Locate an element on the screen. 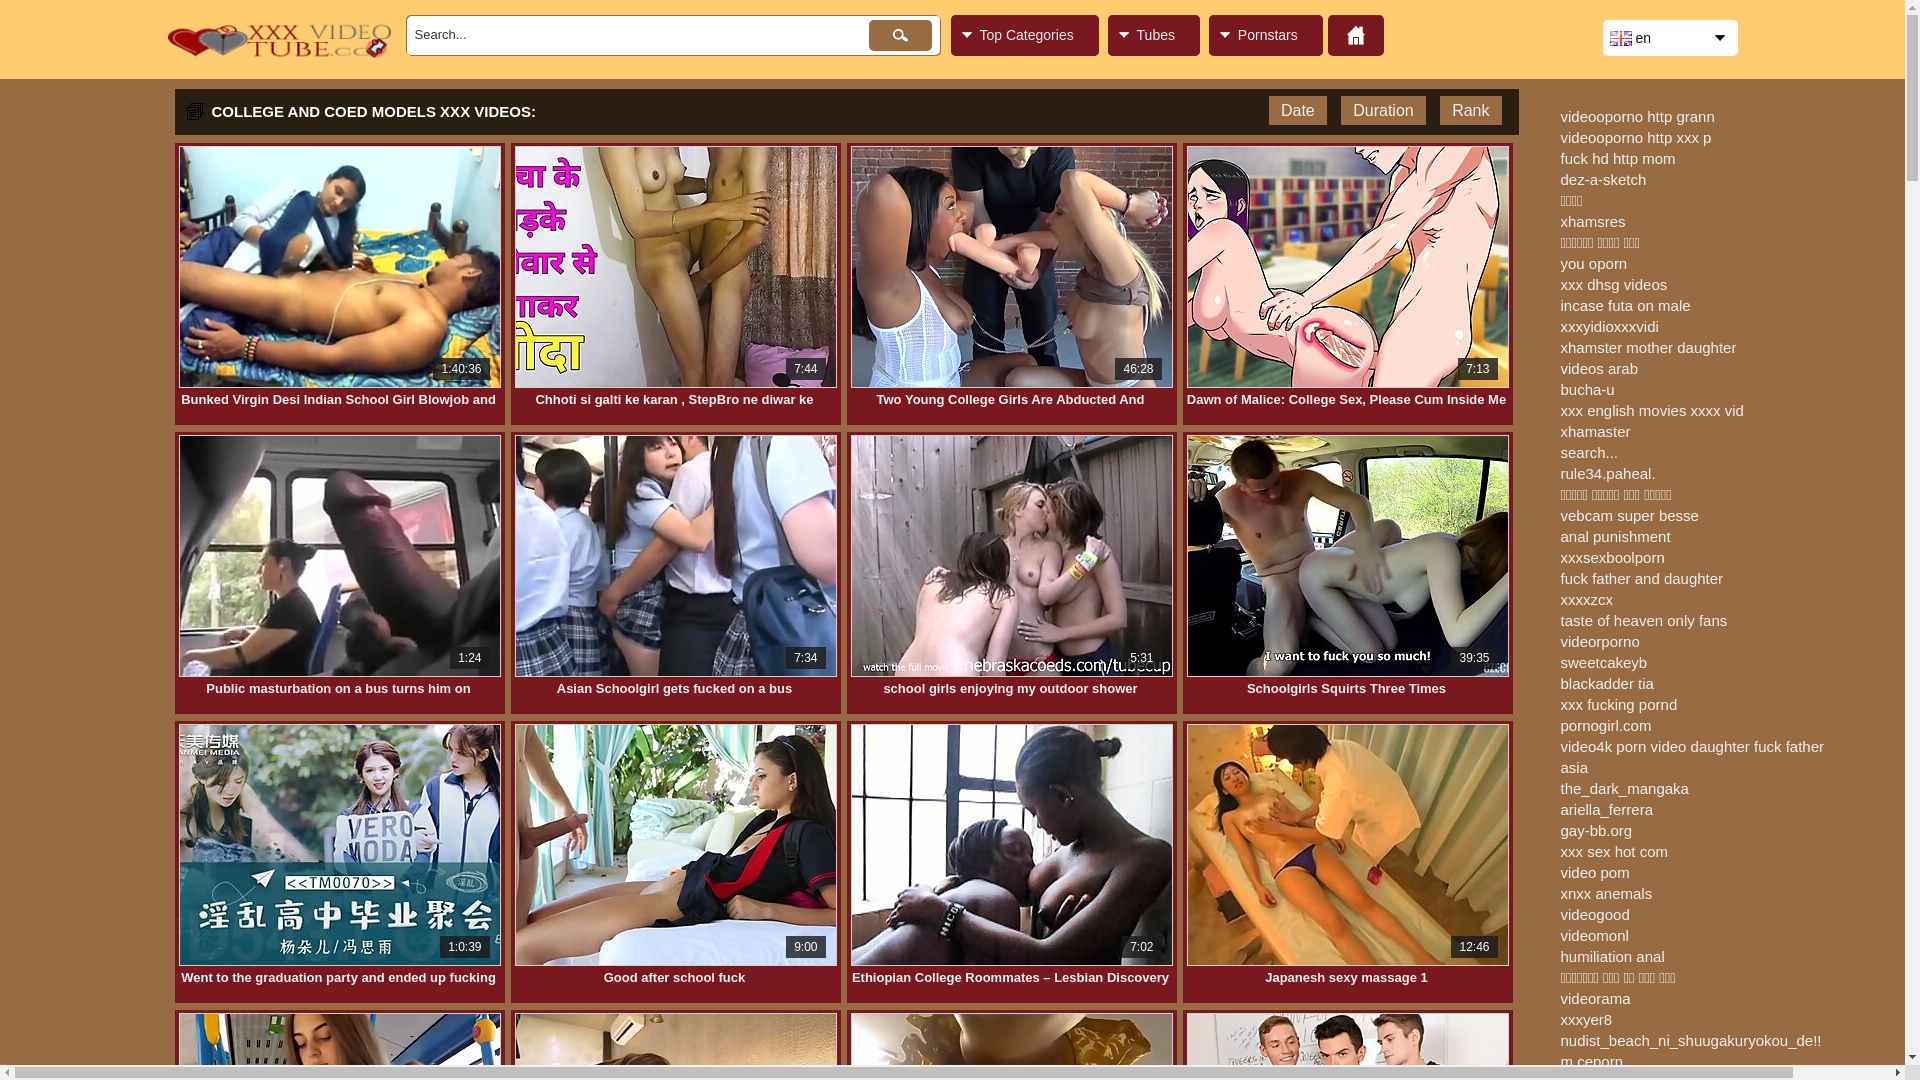 The image size is (1920, 1080). 'xhamsres' is located at coordinates (1591, 221).